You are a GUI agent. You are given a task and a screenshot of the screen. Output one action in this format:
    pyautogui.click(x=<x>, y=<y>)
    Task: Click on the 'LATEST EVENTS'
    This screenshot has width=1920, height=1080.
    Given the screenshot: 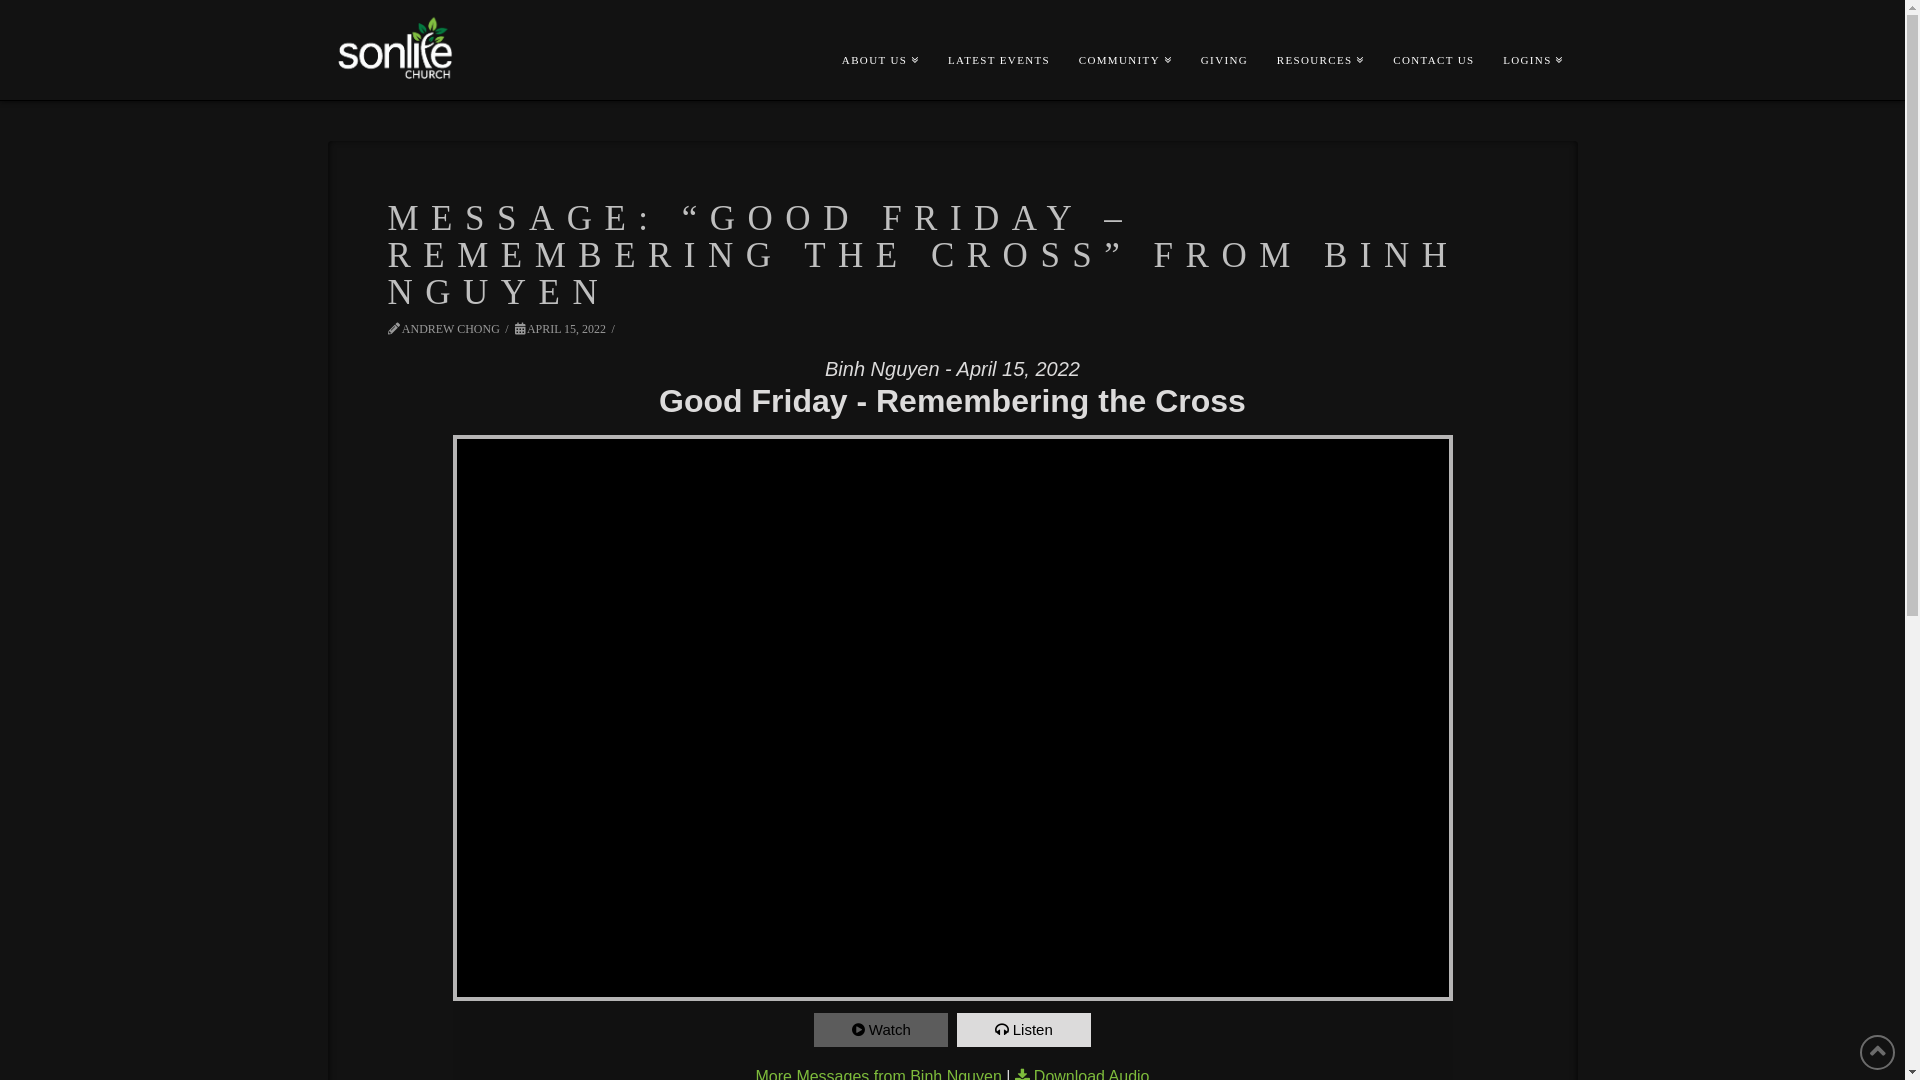 What is the action you would take?
    pyautogui.click(x=998, y=27)
    